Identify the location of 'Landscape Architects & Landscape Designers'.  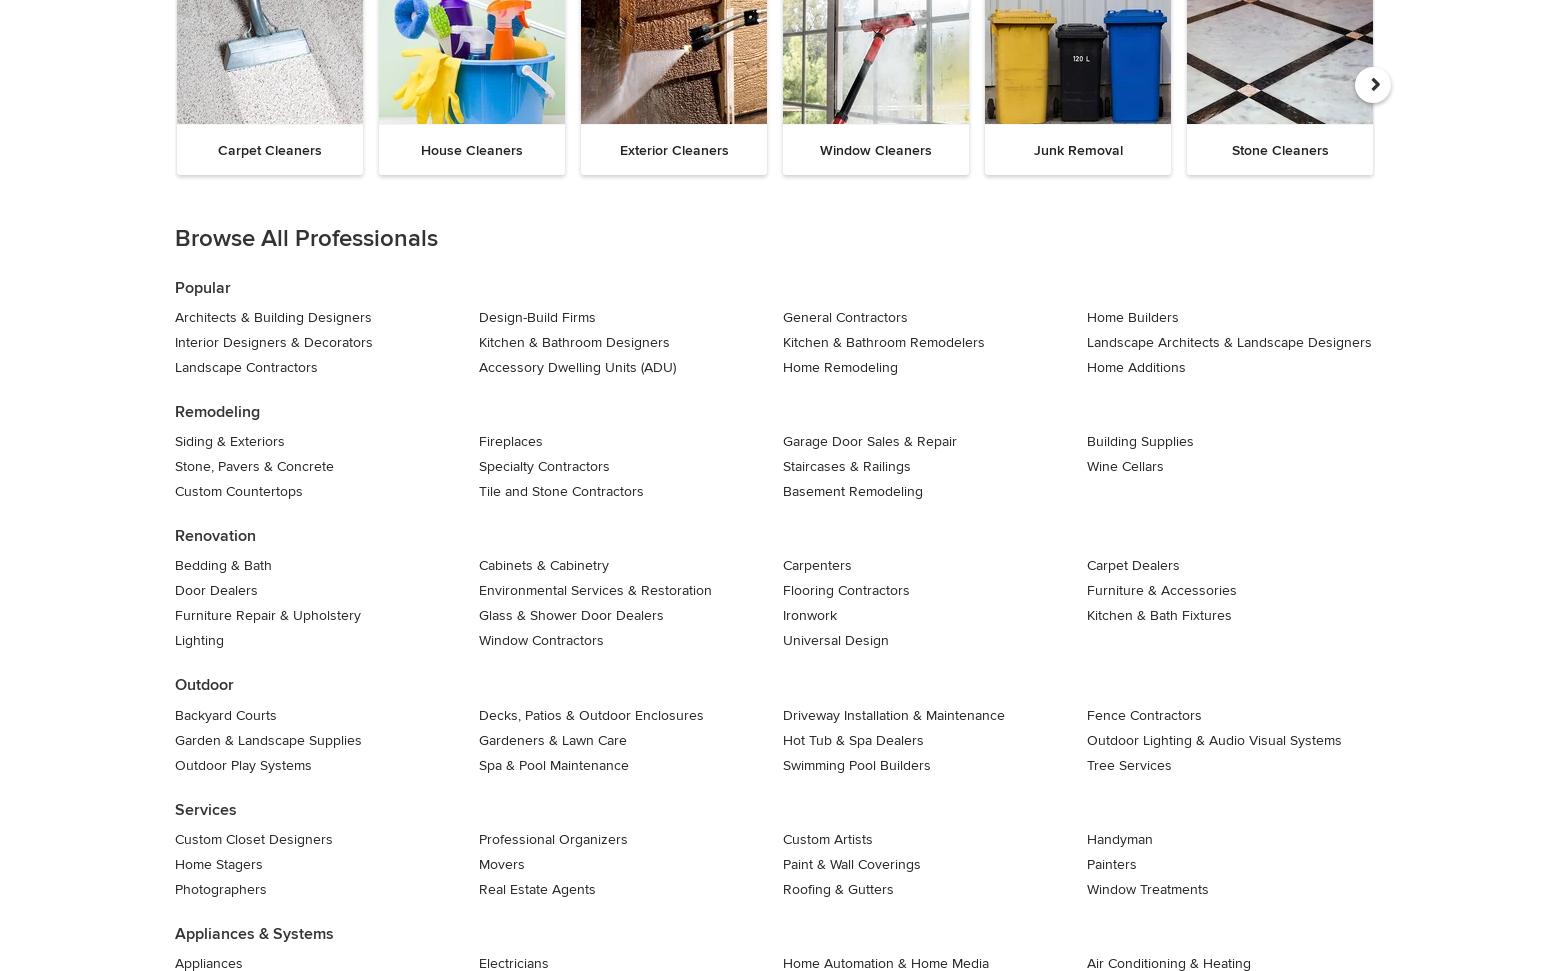
(1229, 341).